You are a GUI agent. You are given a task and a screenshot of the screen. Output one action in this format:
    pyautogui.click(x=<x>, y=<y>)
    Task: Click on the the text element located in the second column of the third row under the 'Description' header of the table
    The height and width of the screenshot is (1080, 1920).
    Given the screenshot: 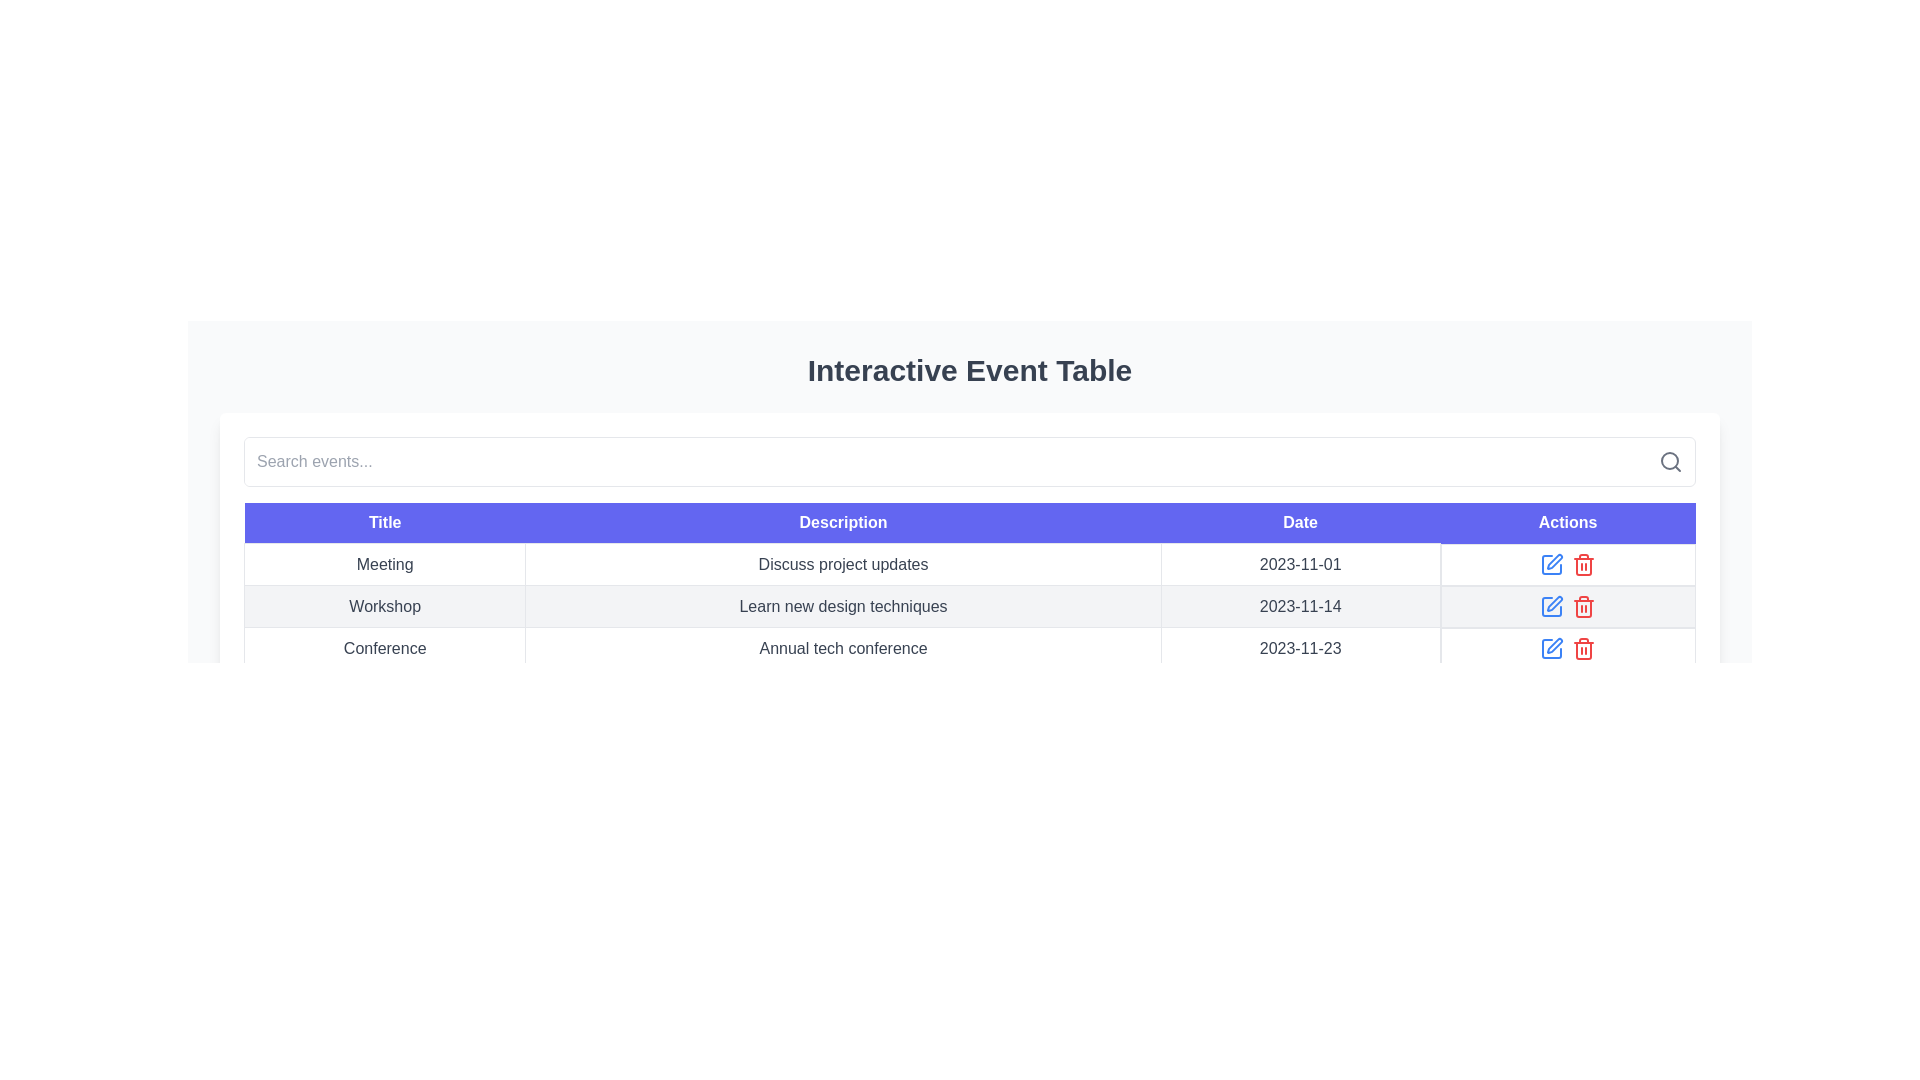 What is the action you would take?
    pyautogui.click(x=843, y=648)
    